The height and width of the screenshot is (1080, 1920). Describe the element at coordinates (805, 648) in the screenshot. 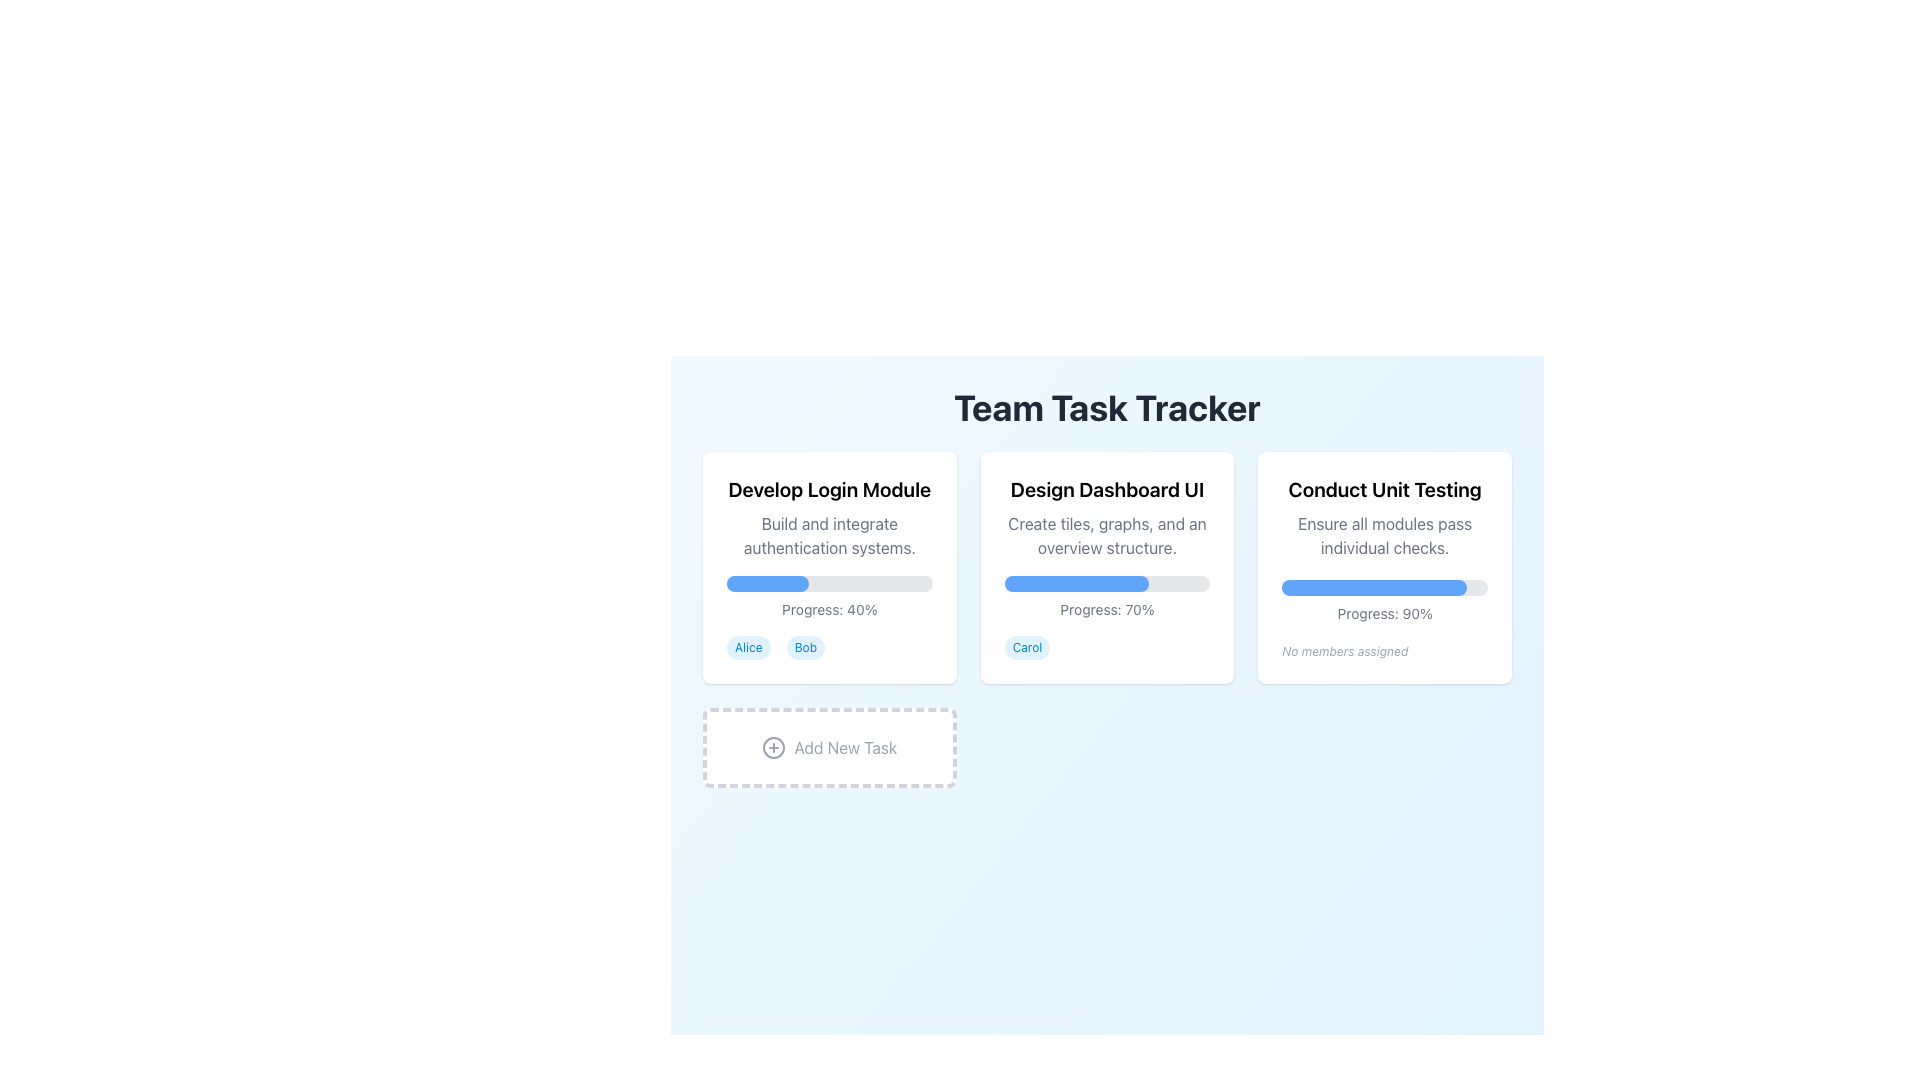

I see `text from the blue pill-shaped badge labeled 'Bob' located below the 'Progress: 40%' bar in the 'Develop Login Module' card` at that location.